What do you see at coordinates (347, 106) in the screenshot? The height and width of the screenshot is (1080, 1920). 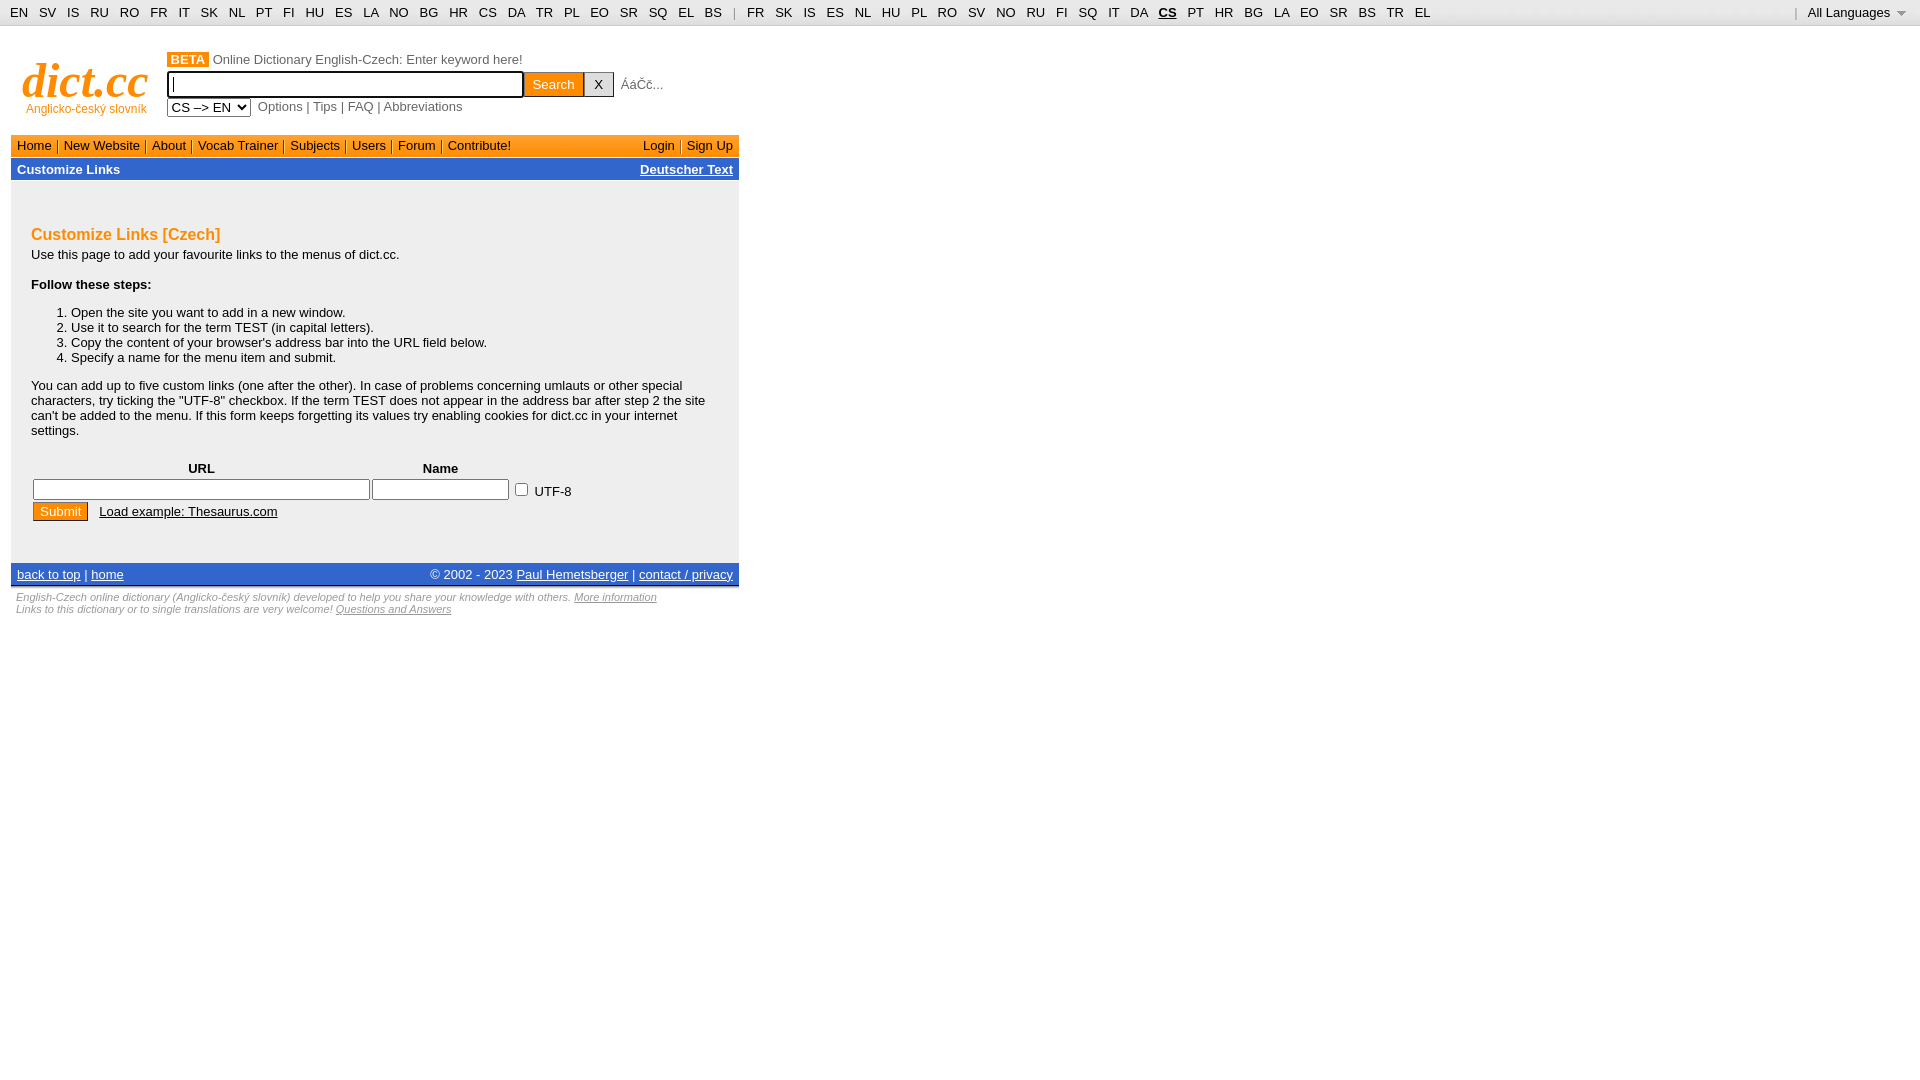 I see `'FAQ'` at bounding box center [347, 106].